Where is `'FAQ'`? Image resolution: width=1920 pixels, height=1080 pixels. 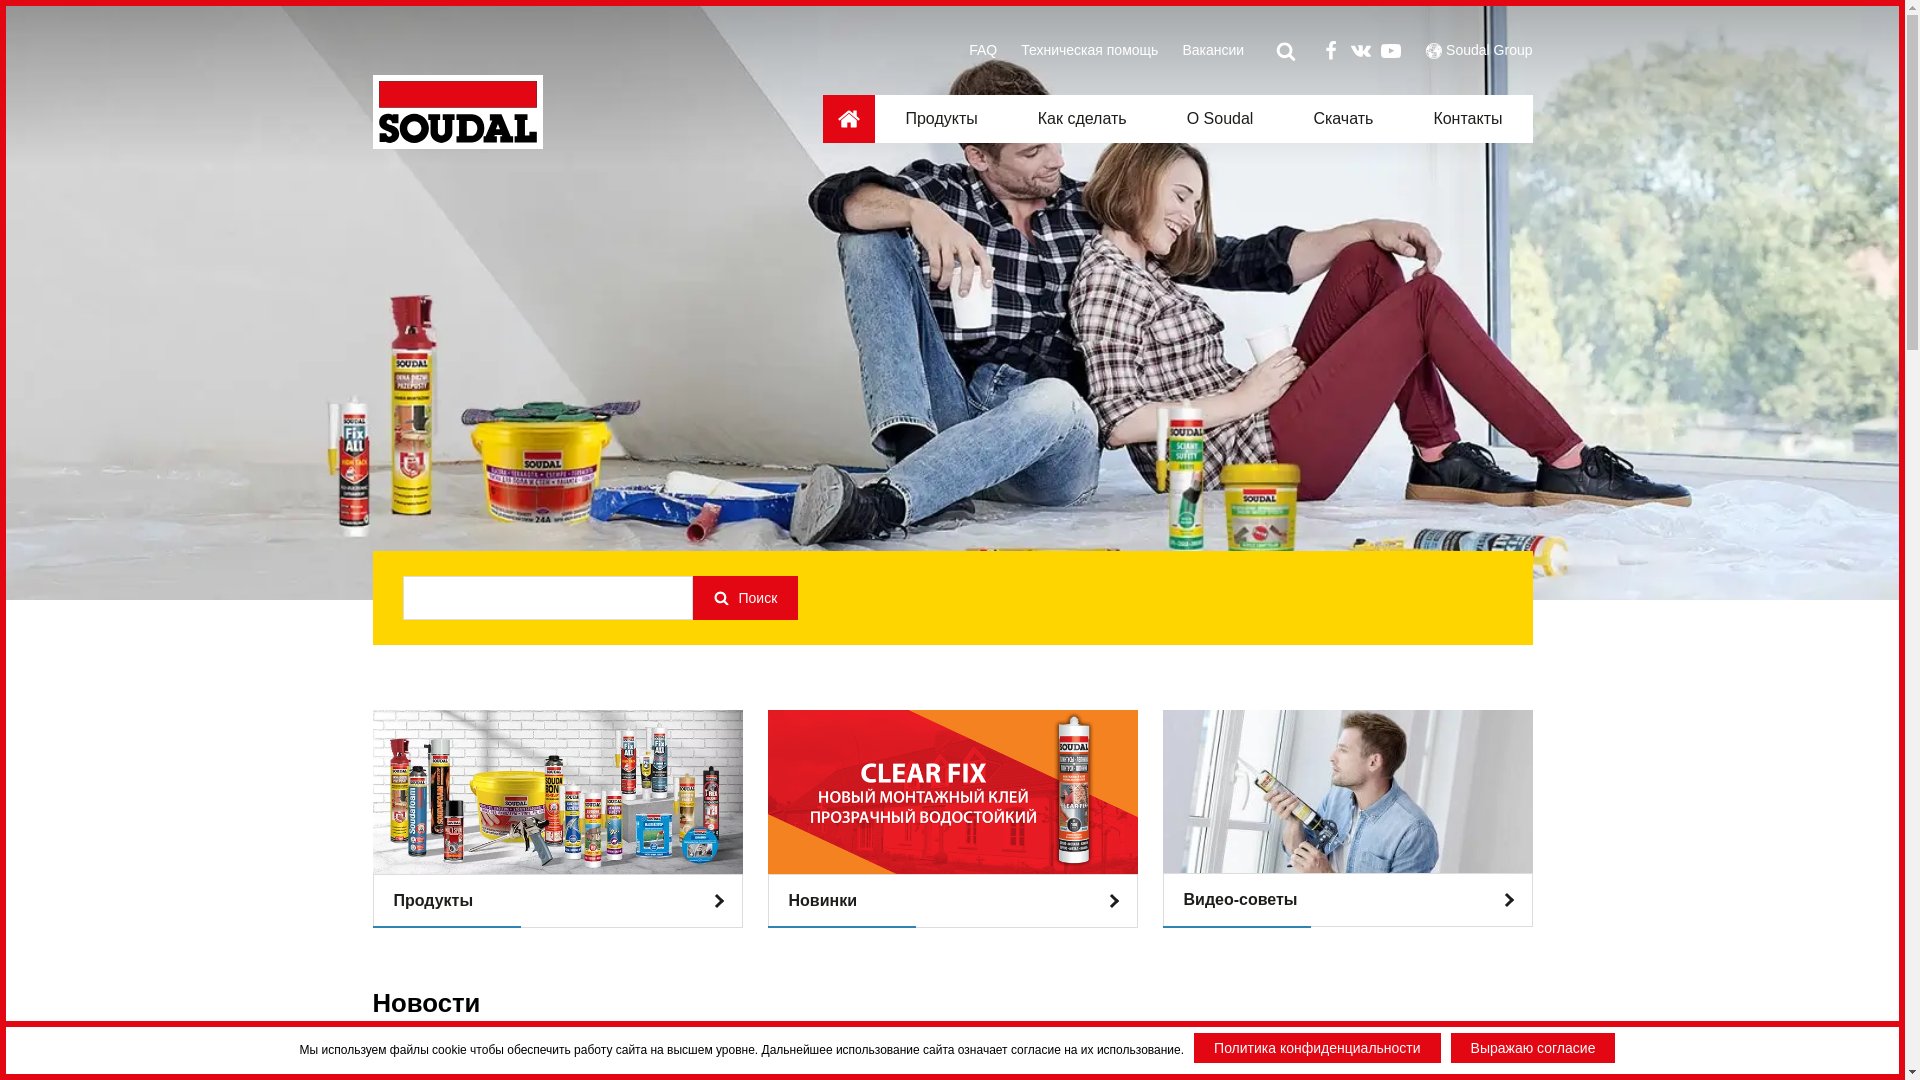
'FAQ' is located at coordinates (983, 49).